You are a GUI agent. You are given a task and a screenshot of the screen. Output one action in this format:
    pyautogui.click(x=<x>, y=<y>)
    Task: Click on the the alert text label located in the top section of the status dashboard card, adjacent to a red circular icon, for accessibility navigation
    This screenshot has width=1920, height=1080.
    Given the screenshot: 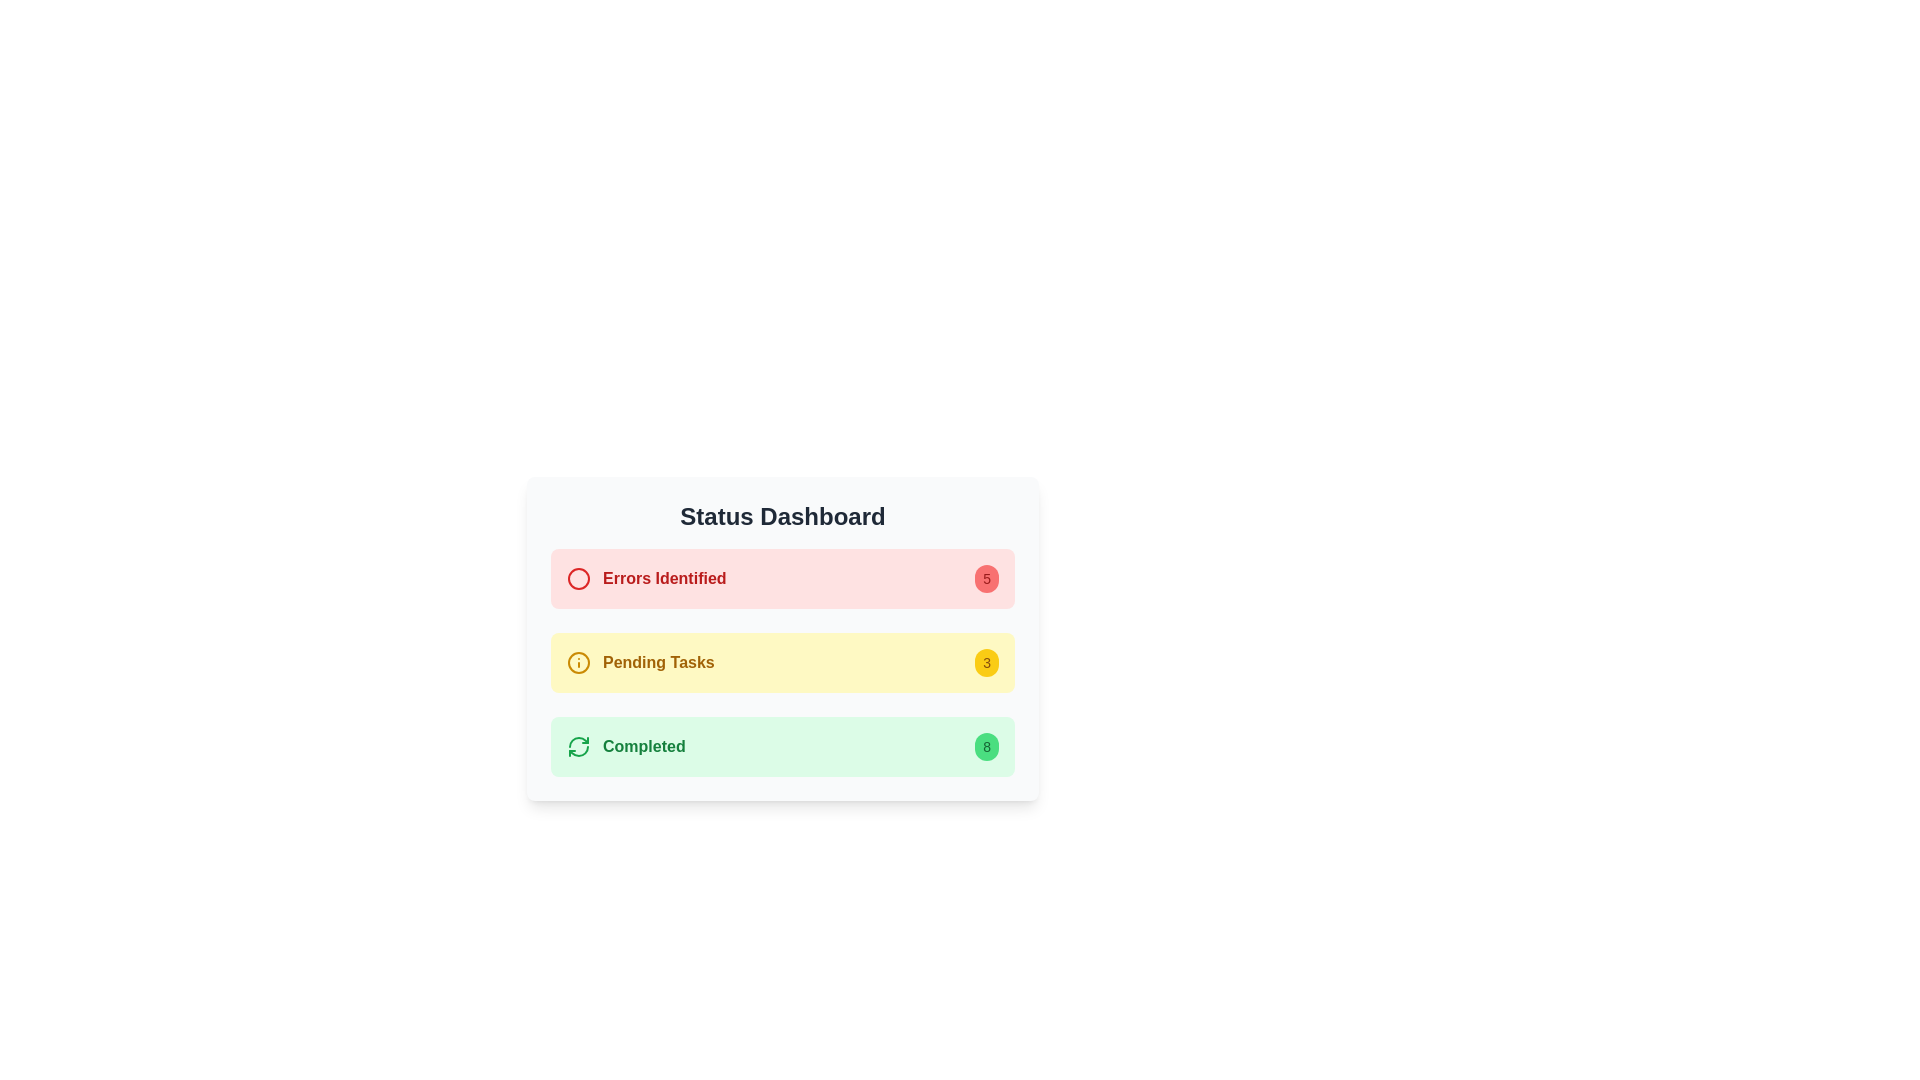 What is the action you would take?
    pyautogui.click(x=664, y=578)
    